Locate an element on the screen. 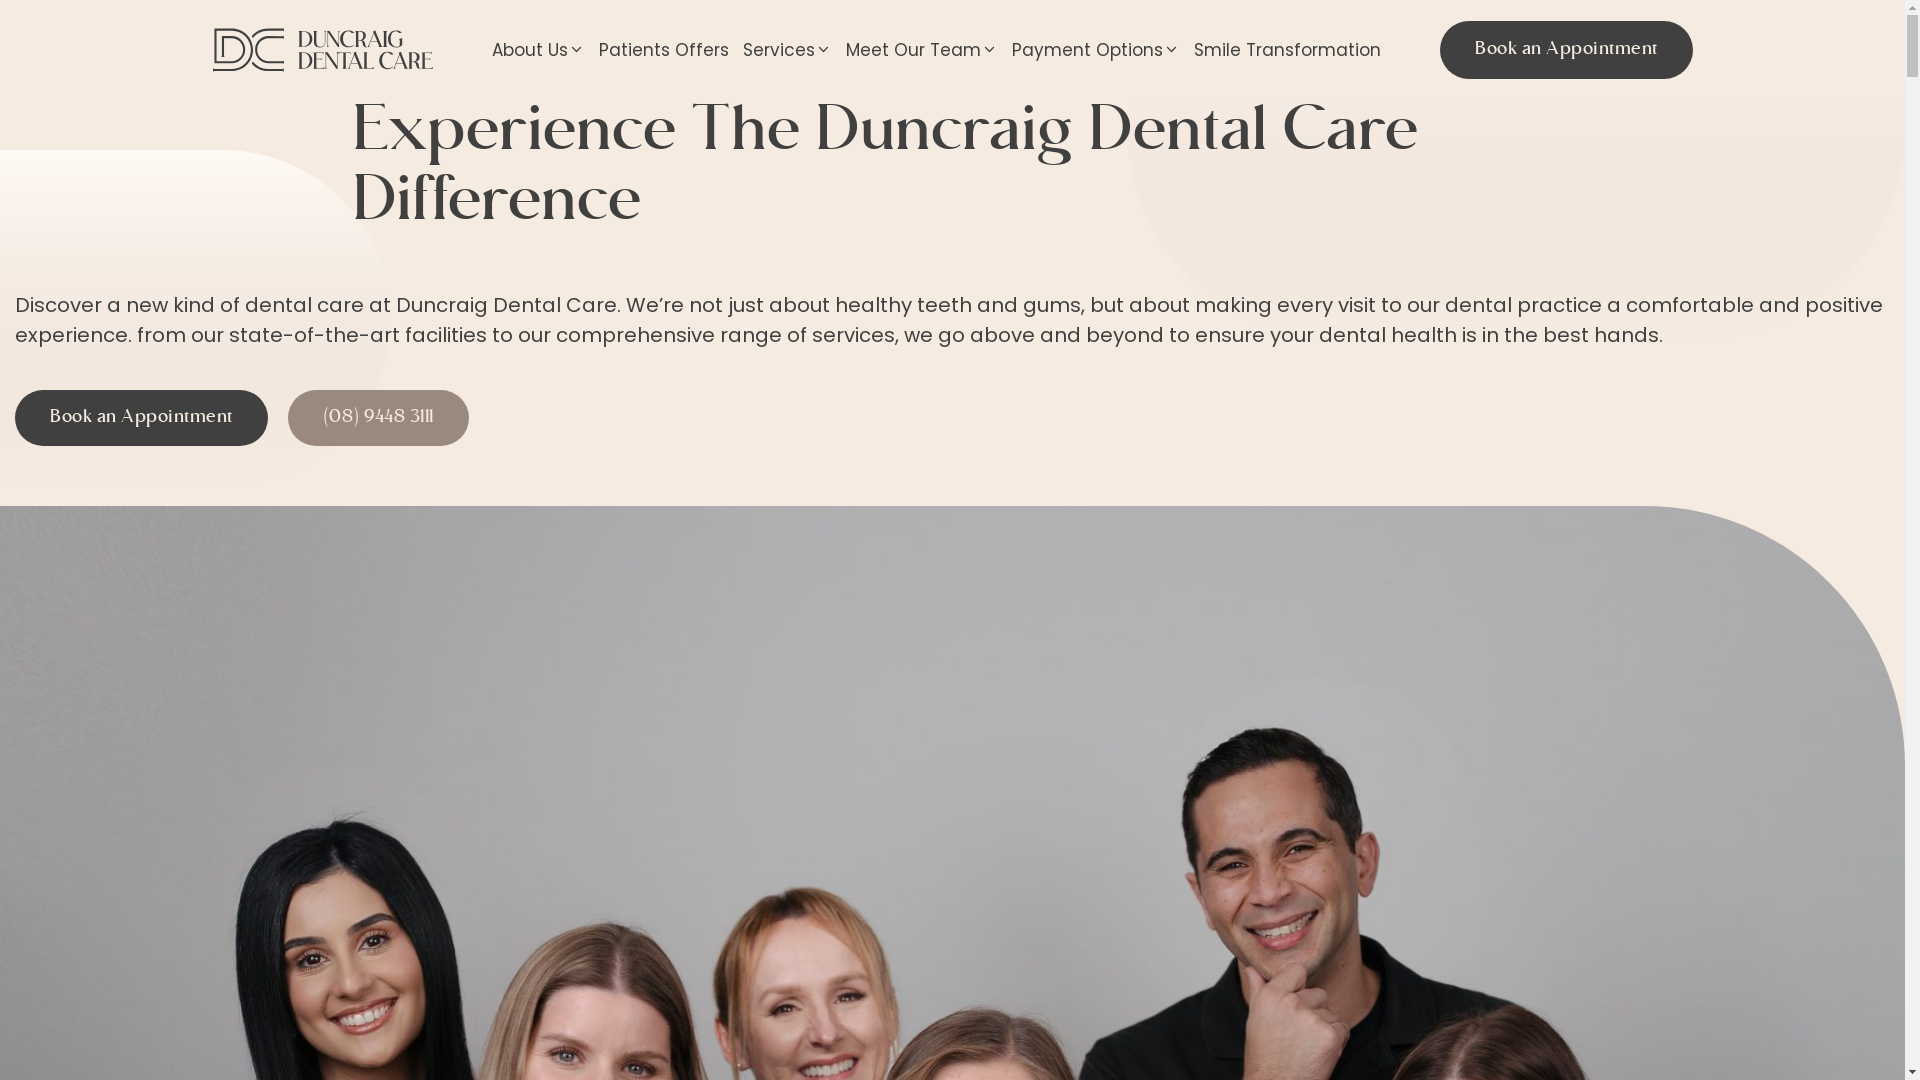  'Smile Transformation' is located at coordinates (1287, 49).